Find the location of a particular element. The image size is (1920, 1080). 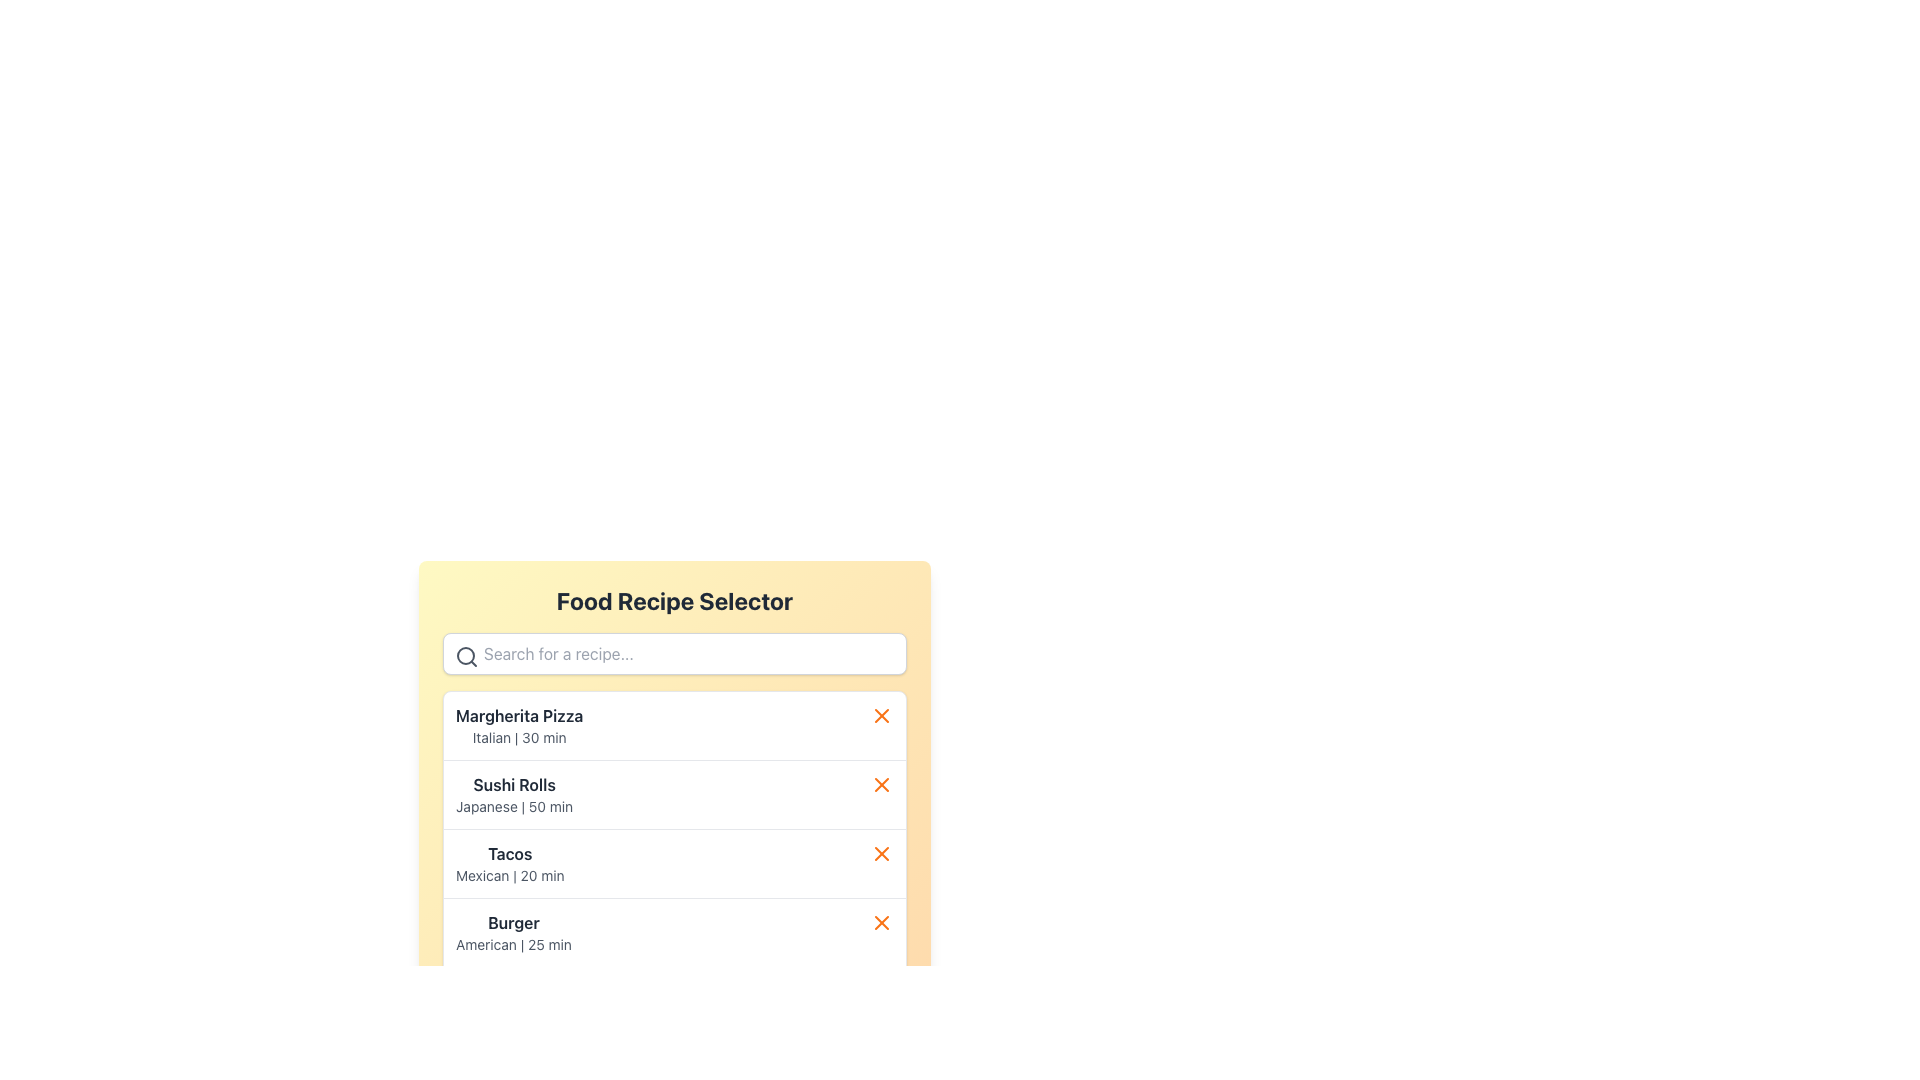

the 'Tacos' recipe title in the Food Recipe Selector list is located at coordinates (510, 853).